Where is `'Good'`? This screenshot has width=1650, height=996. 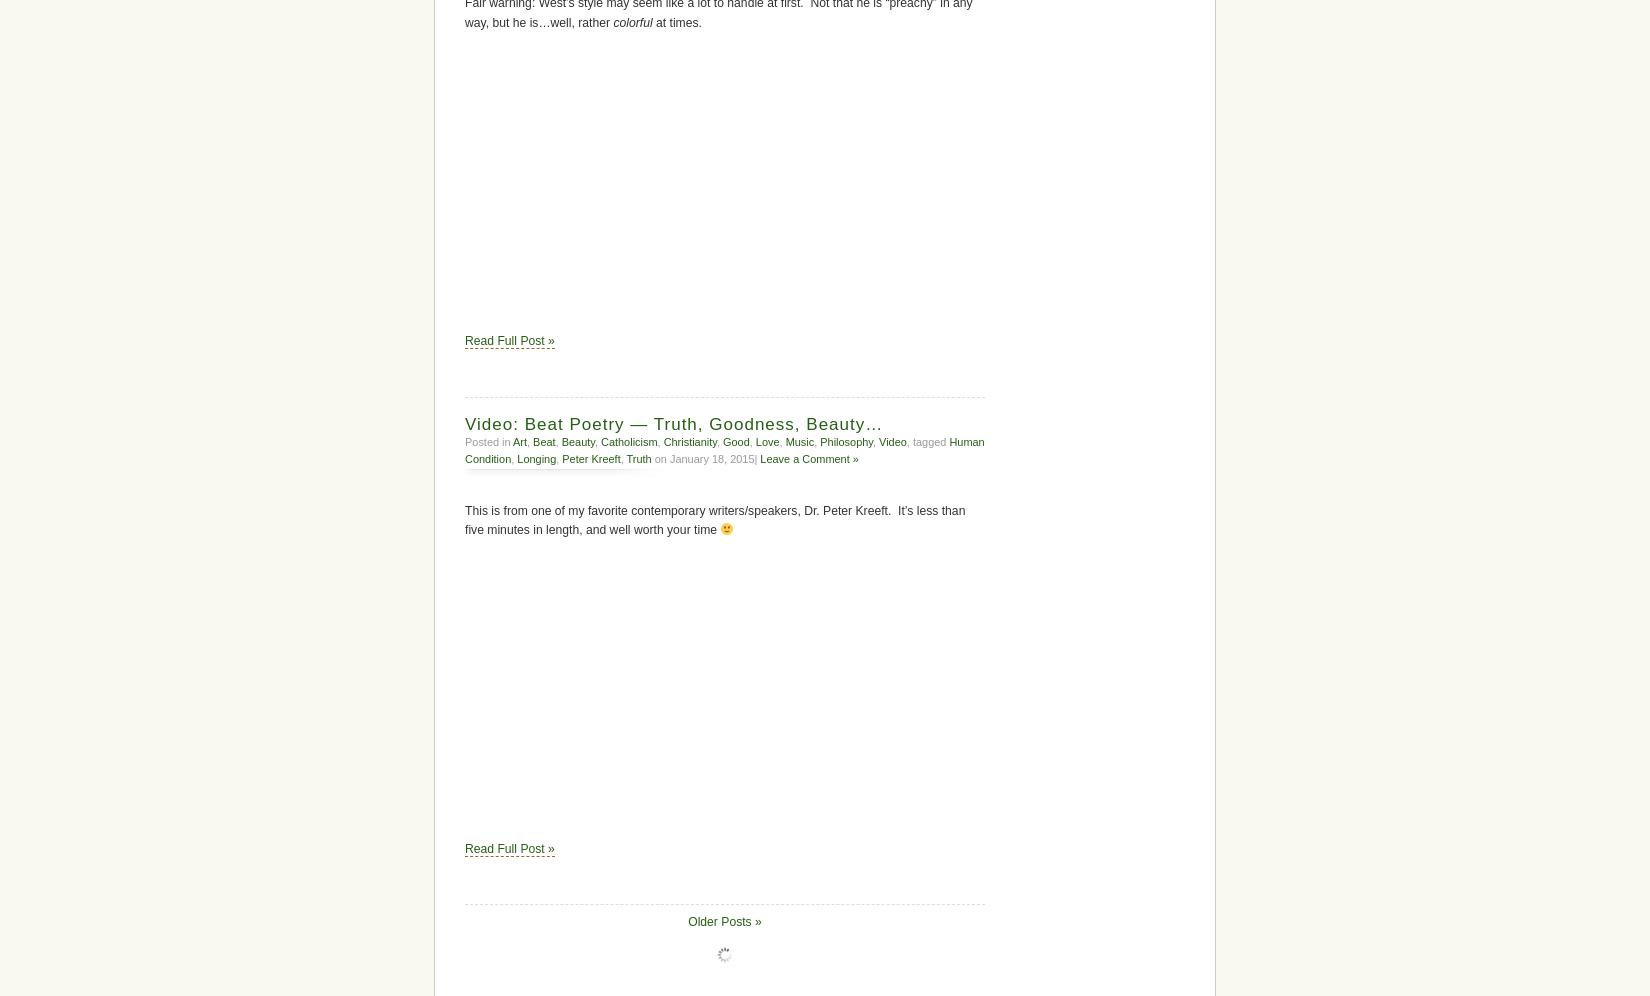
'Good' is located at coordinates (735, 441).